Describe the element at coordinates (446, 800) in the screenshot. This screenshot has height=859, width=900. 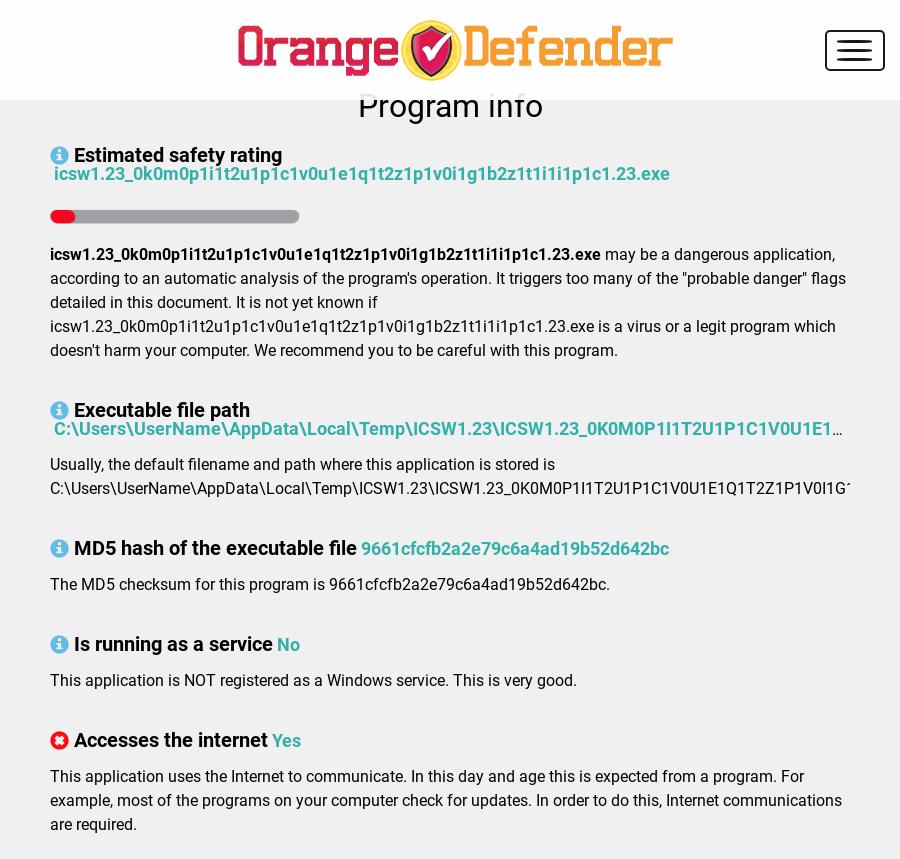
I see `'This application uses the Internet to communicate. In this day and age this is expected from a program. For example, most of the programs on your computer check for updates. In order to do this, Internet communications are required.'` at that location.